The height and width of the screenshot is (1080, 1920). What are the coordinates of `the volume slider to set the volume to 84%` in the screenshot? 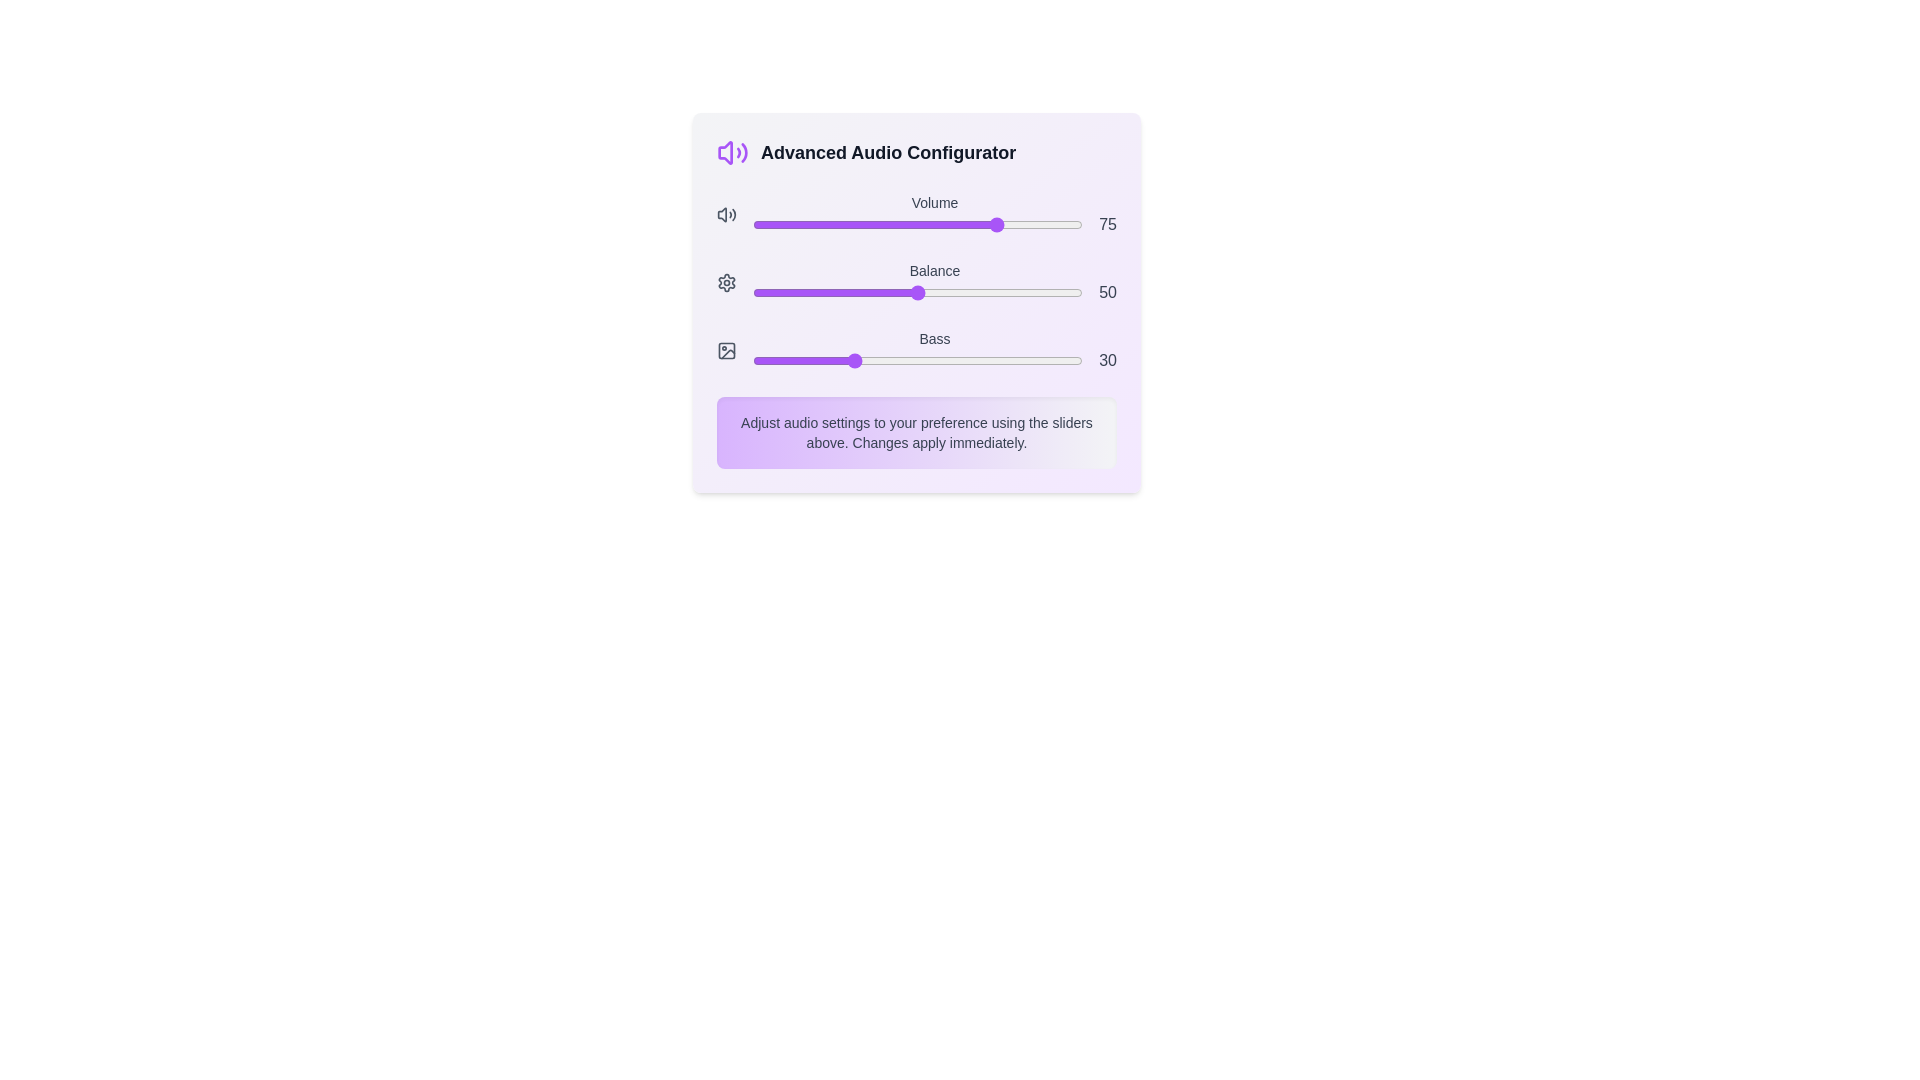 It's located at (1030, 224).